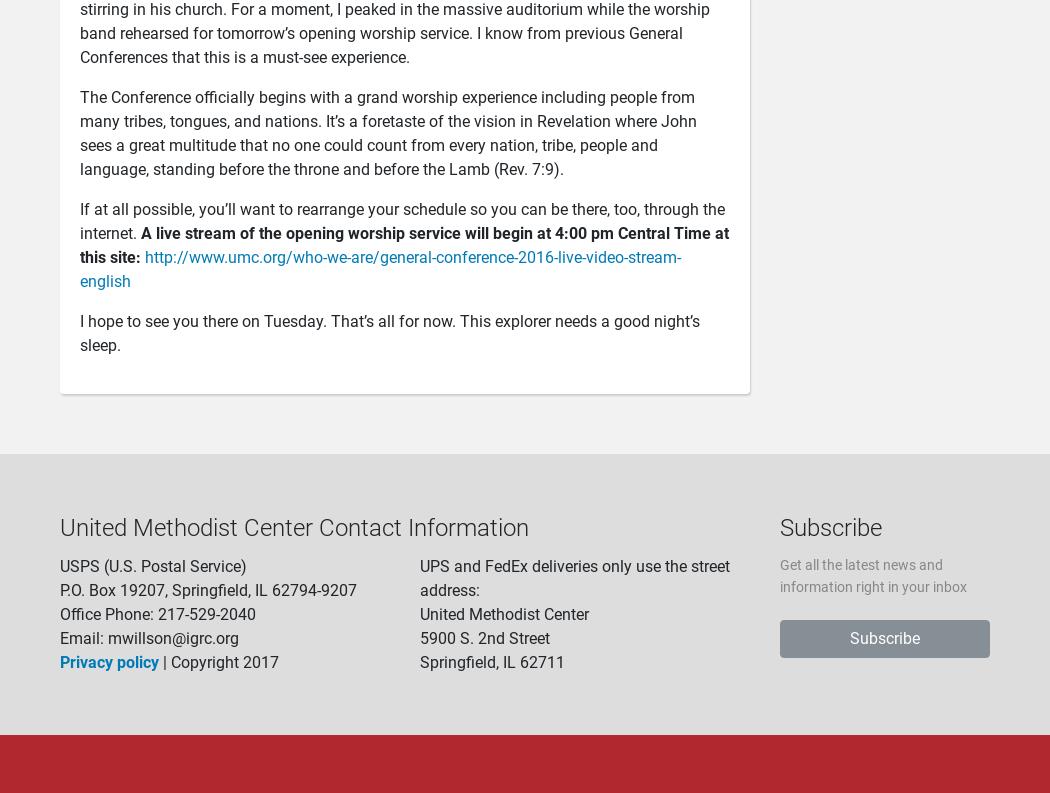  Describe the element at coordinates (389, 333) in the screenshot. I see `'I hope to see you there on Tuesday. That’s all for now. This explorer needs a good night’s sleep.'` at that location.